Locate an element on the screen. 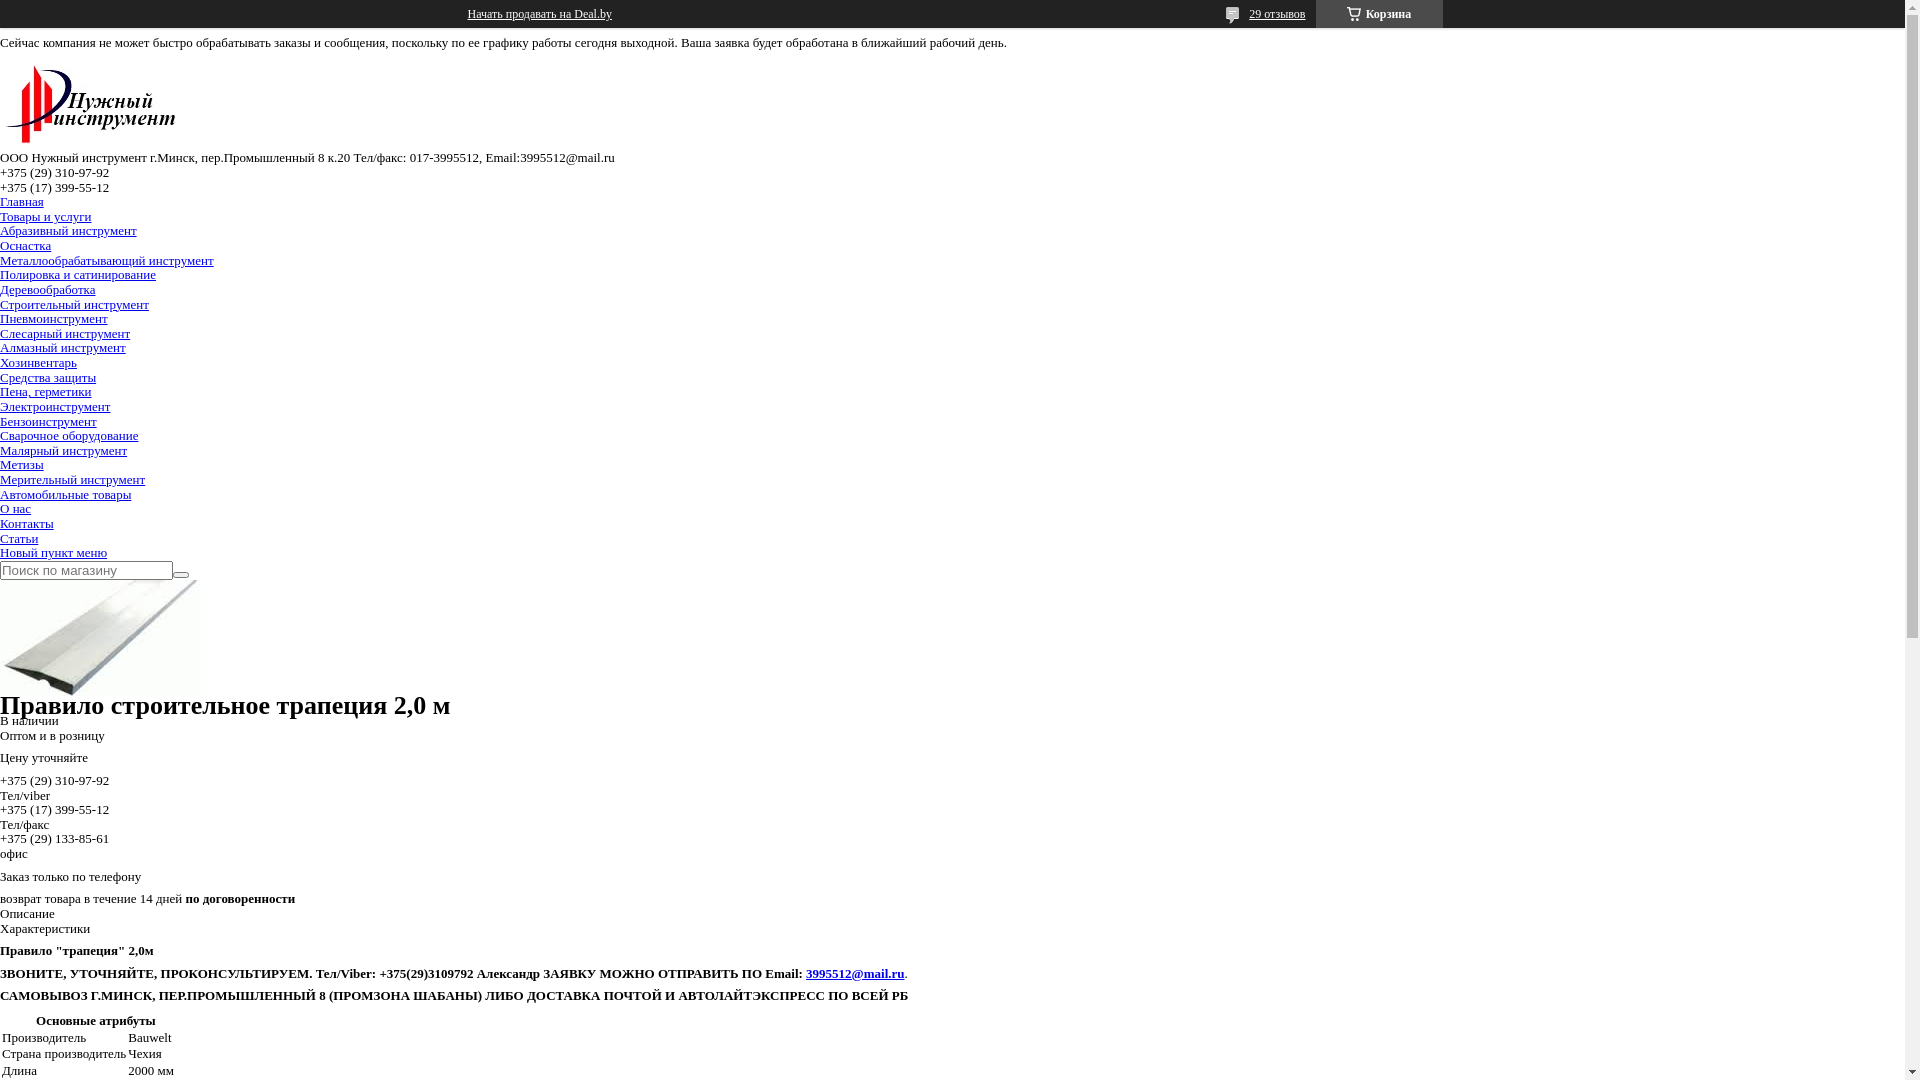  '3995512@mail.ru' is located at coordinates (854, 972).